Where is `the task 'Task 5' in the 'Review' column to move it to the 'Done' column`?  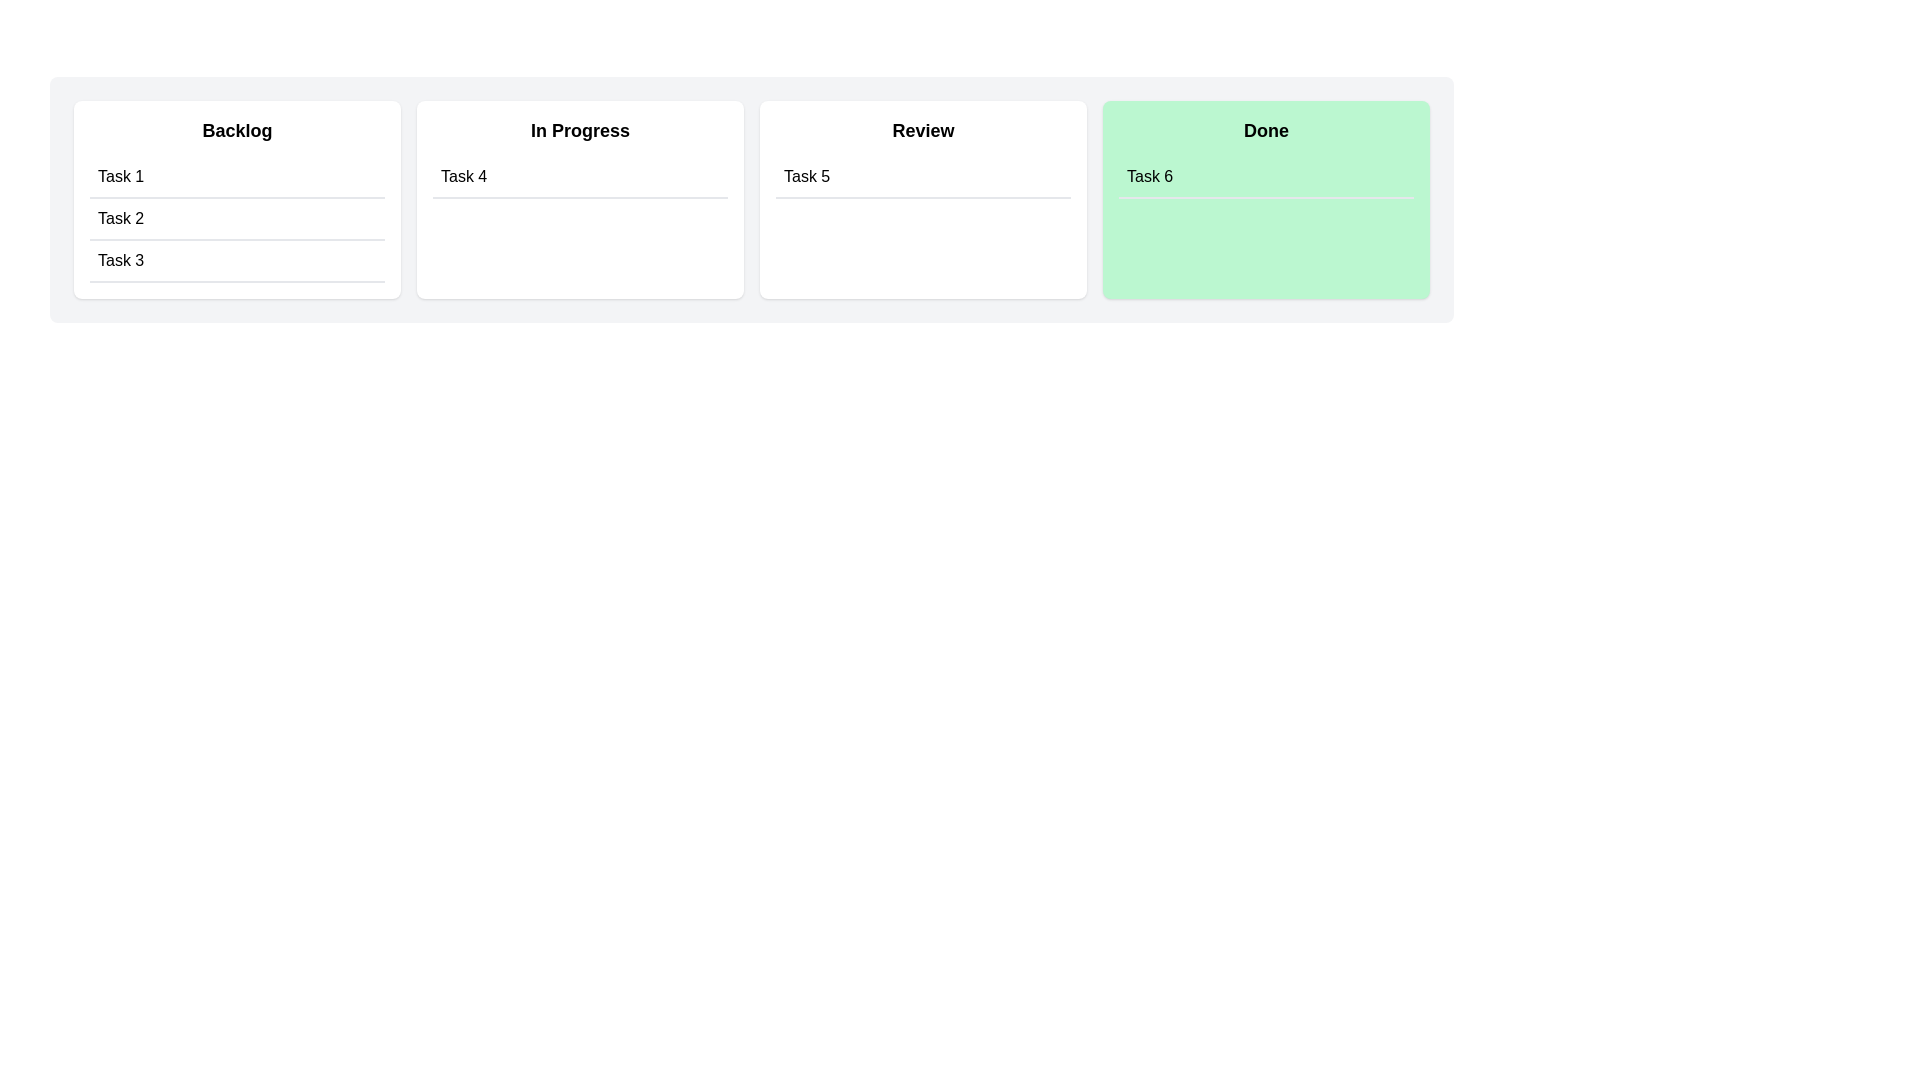 the task 'Task 5' in the 'Review' column to move it to the 'Done' column is located at coordinates (922, 176).